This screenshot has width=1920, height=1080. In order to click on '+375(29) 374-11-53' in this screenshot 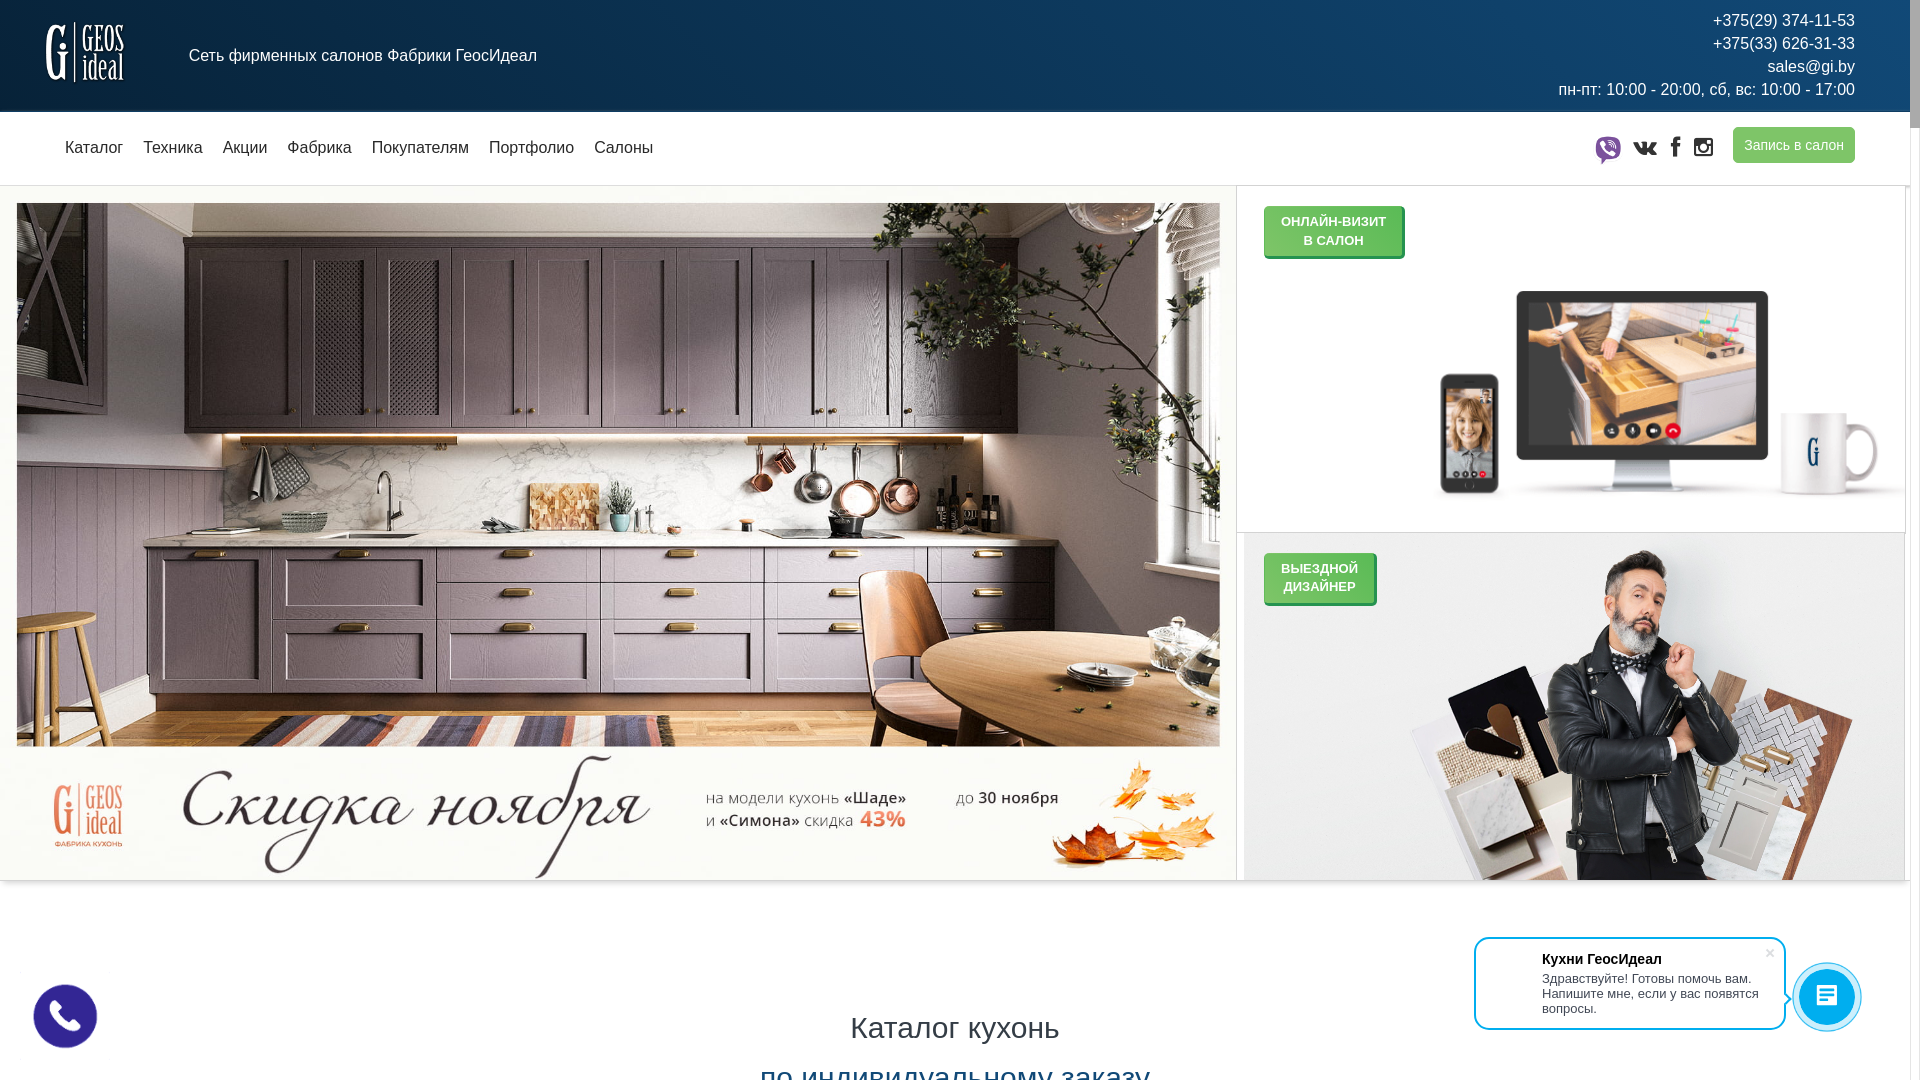, I will do `click(1706, 21)`.